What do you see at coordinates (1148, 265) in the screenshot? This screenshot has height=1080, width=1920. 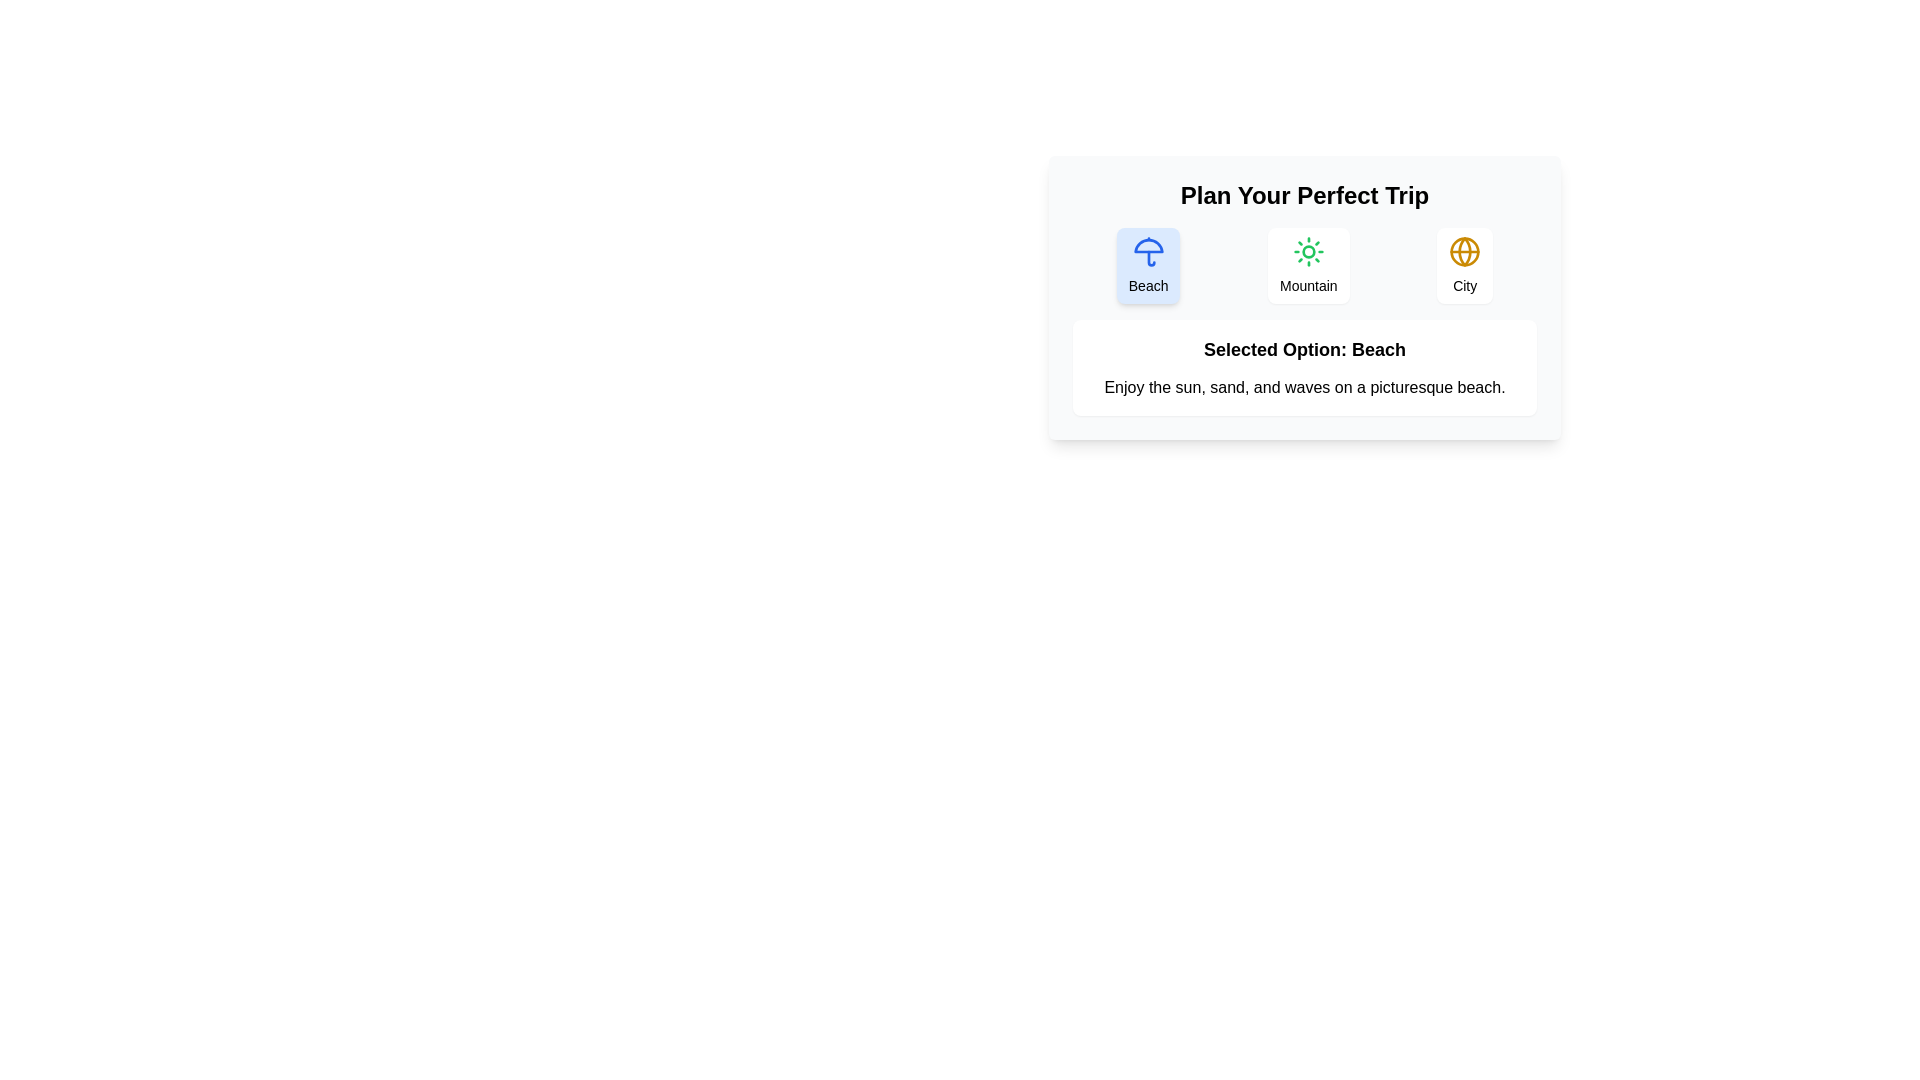 I see `the 'Beach' button, which features a blue umbrella icon and a bold 'Beach' label, located as the leftmost option in a horizontal group of three cards` at bounding box center [1148, 265].